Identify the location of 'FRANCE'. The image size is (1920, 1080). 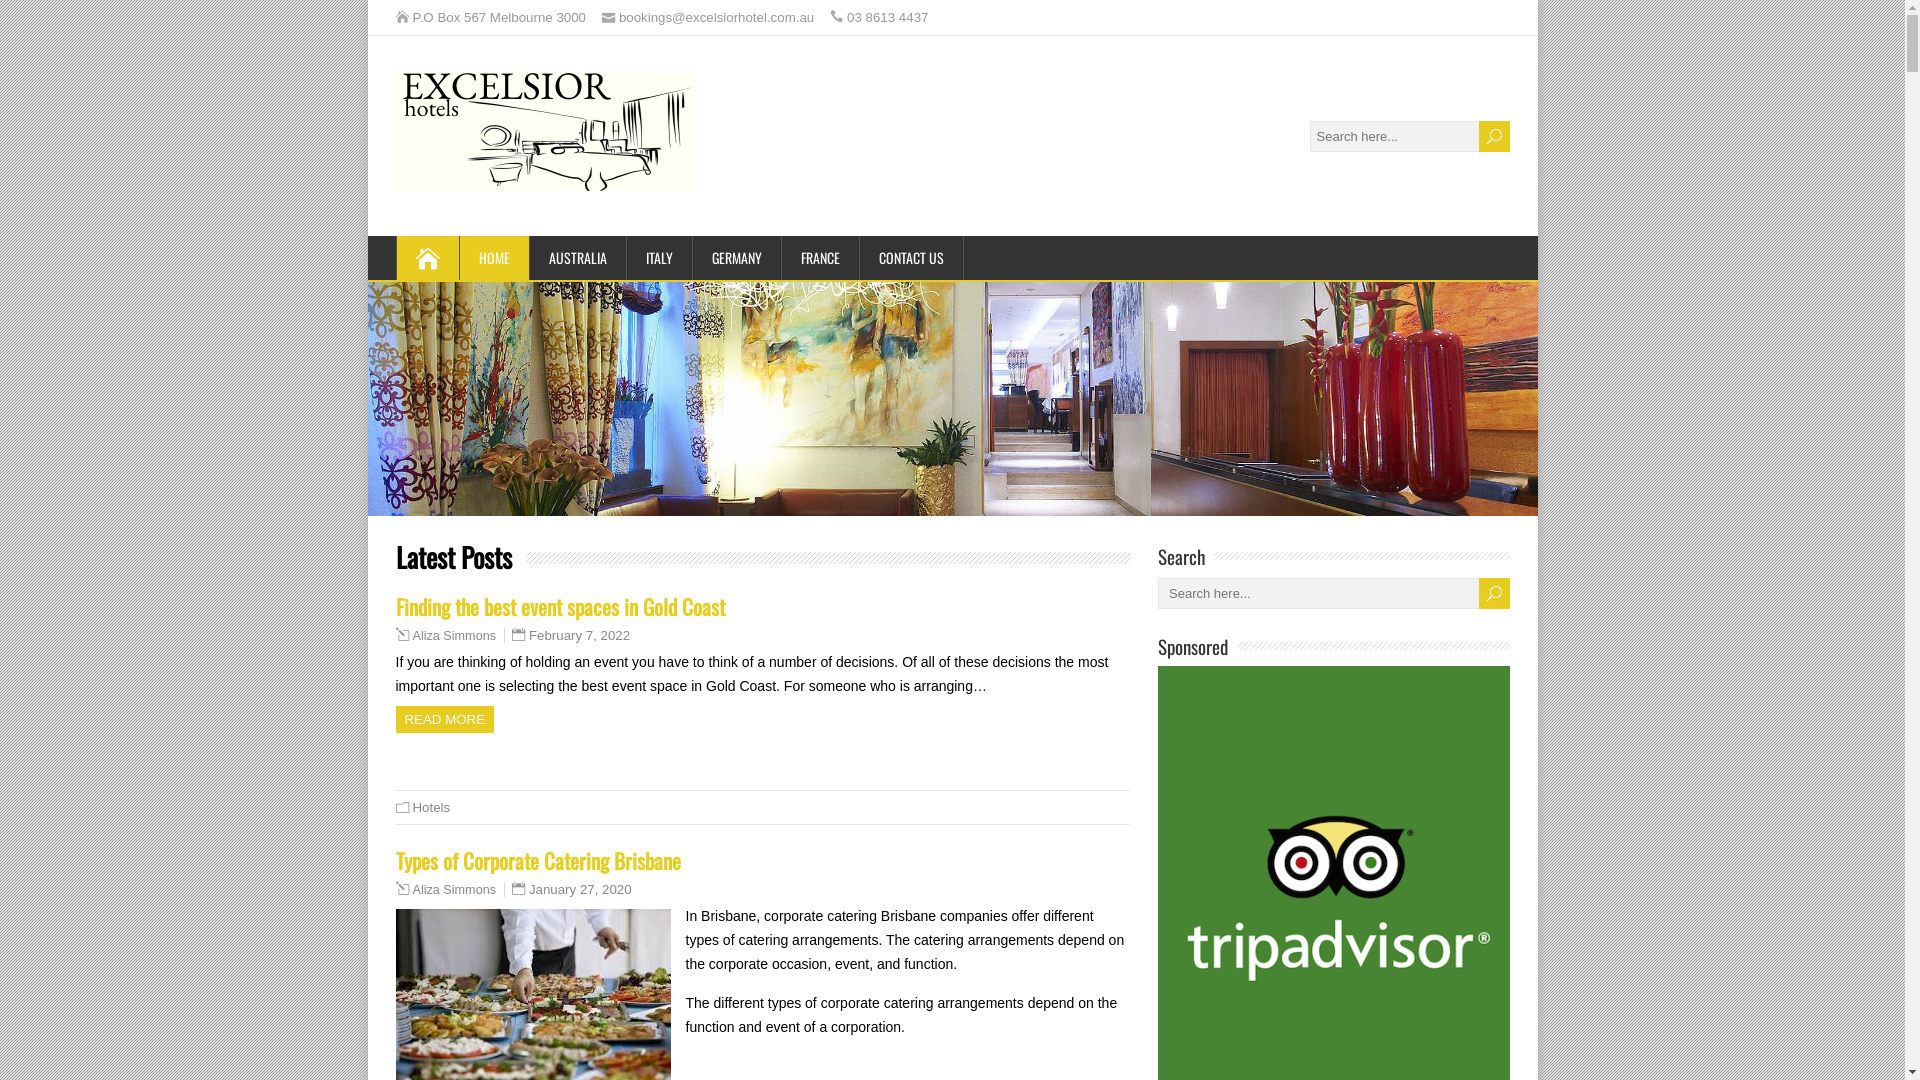
(820, 257).